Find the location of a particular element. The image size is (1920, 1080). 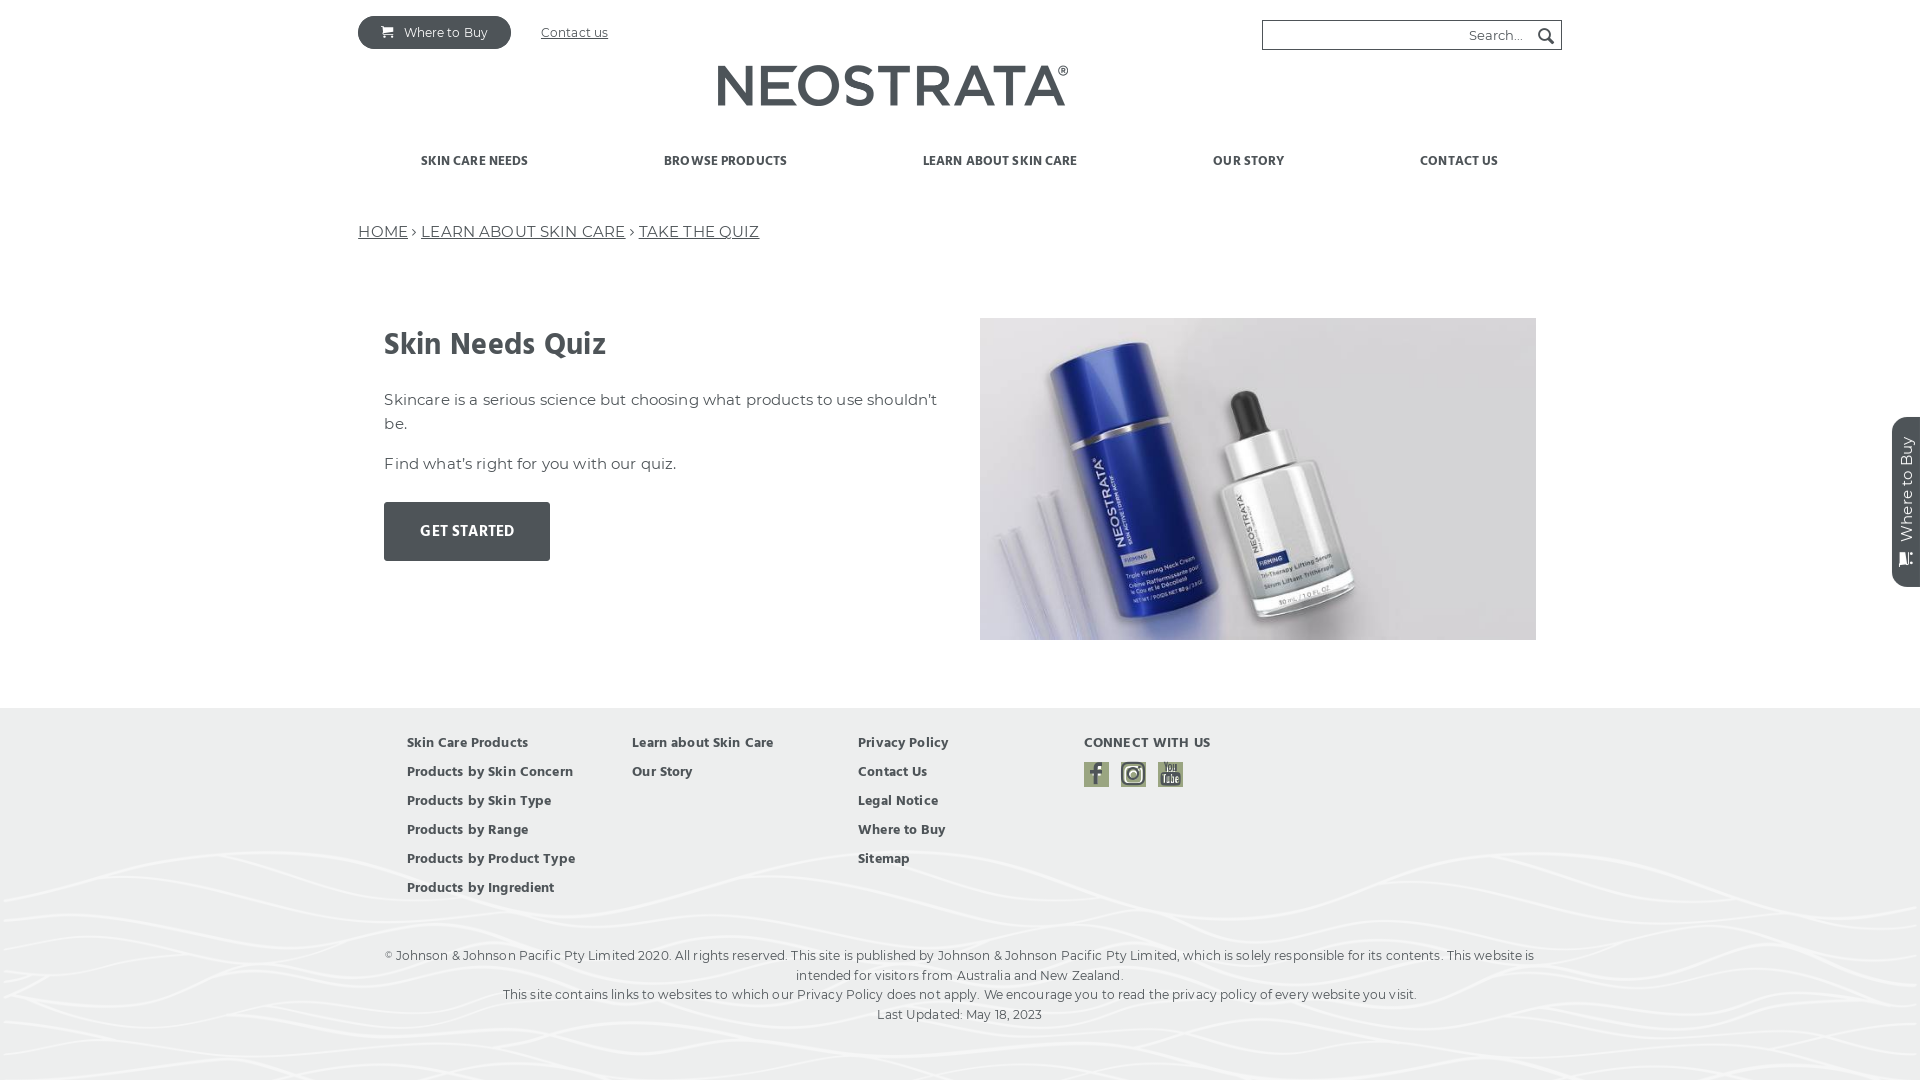

'Enter the terms you wish to search for.' is located at coordinates (1395, 34).